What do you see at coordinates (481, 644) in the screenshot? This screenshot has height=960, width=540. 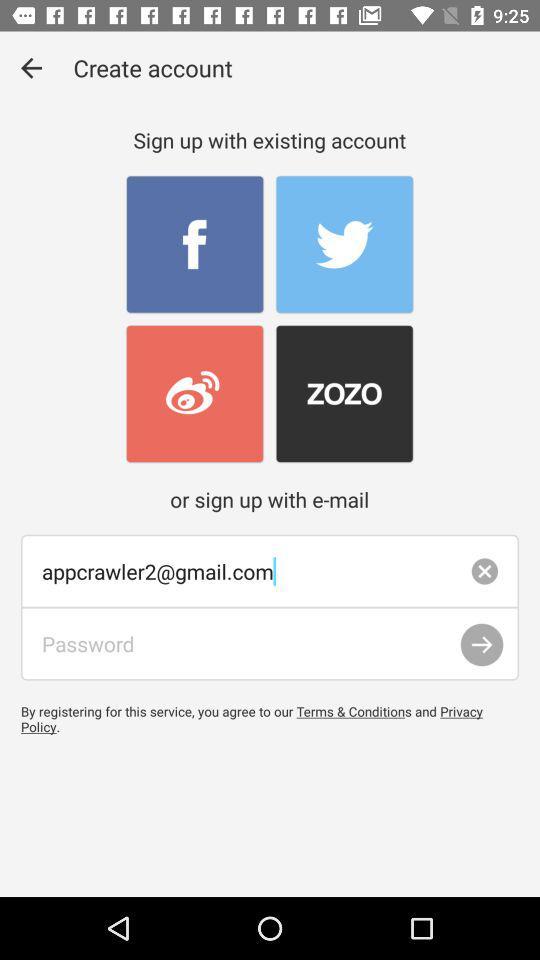 I see `the arrow_forward icon` at bounding box center [481, 644].